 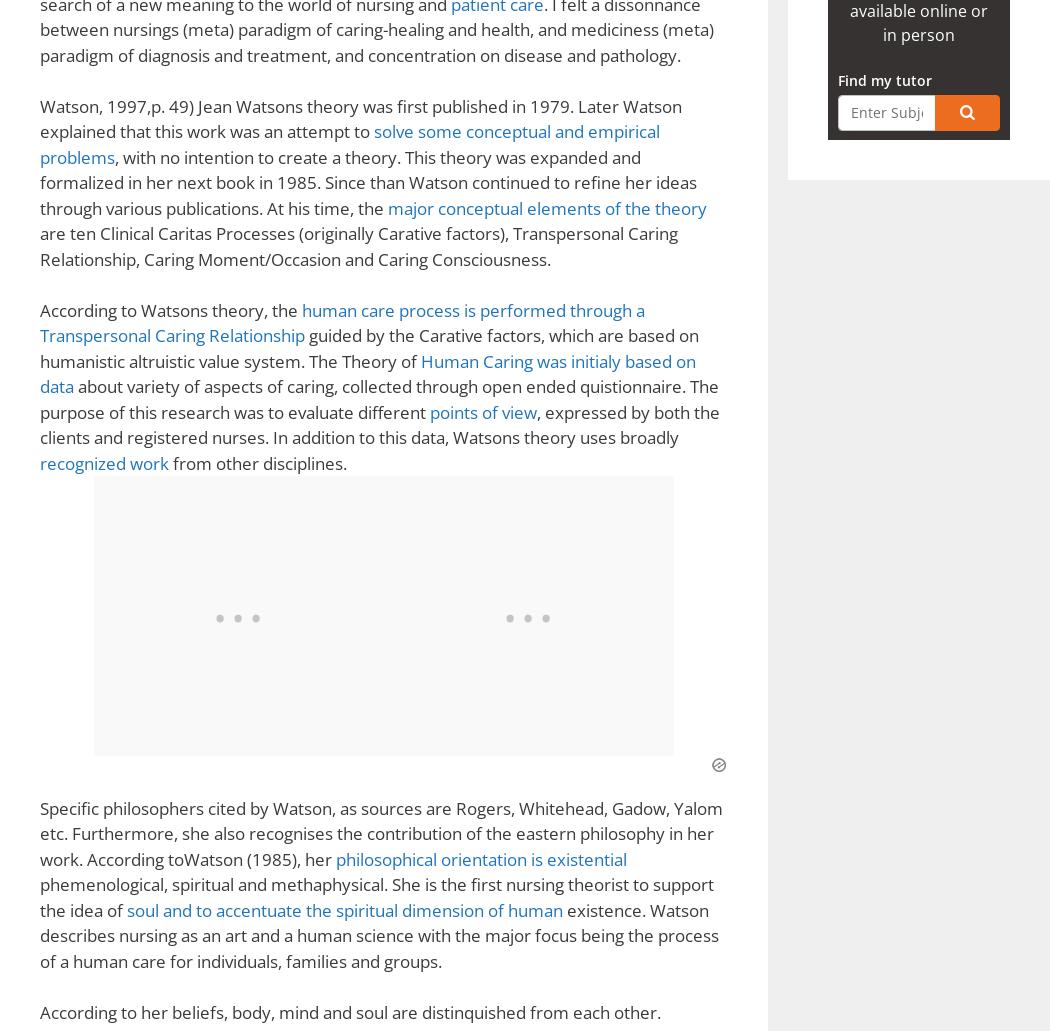 What do you see at coordinates (277, 11) in the screenshot?
I see `'Upholders and health educators for patients'` at bounding box center [277, 11].